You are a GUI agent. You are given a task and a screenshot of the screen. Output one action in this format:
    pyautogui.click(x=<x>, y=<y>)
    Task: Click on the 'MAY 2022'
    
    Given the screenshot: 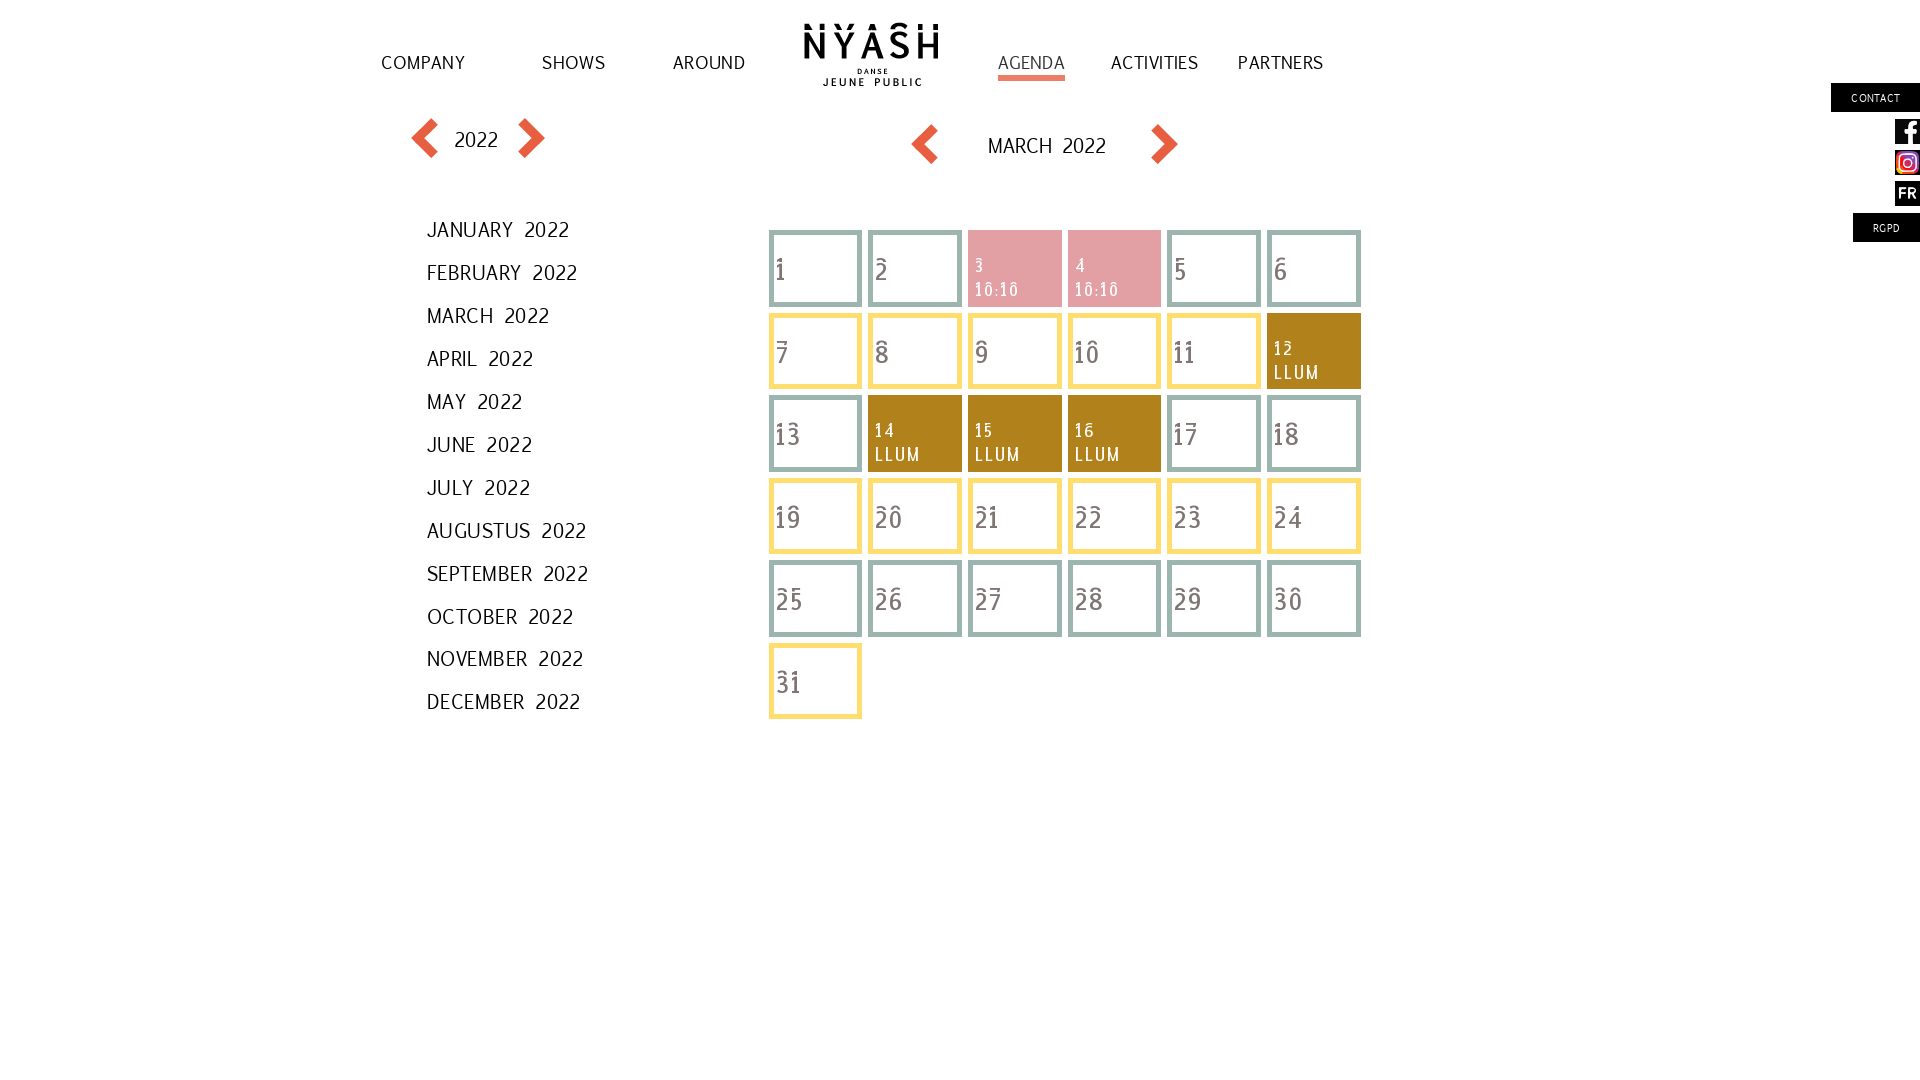 What is the action you would take?
    pyautogui.click(x=474, y=400)
    